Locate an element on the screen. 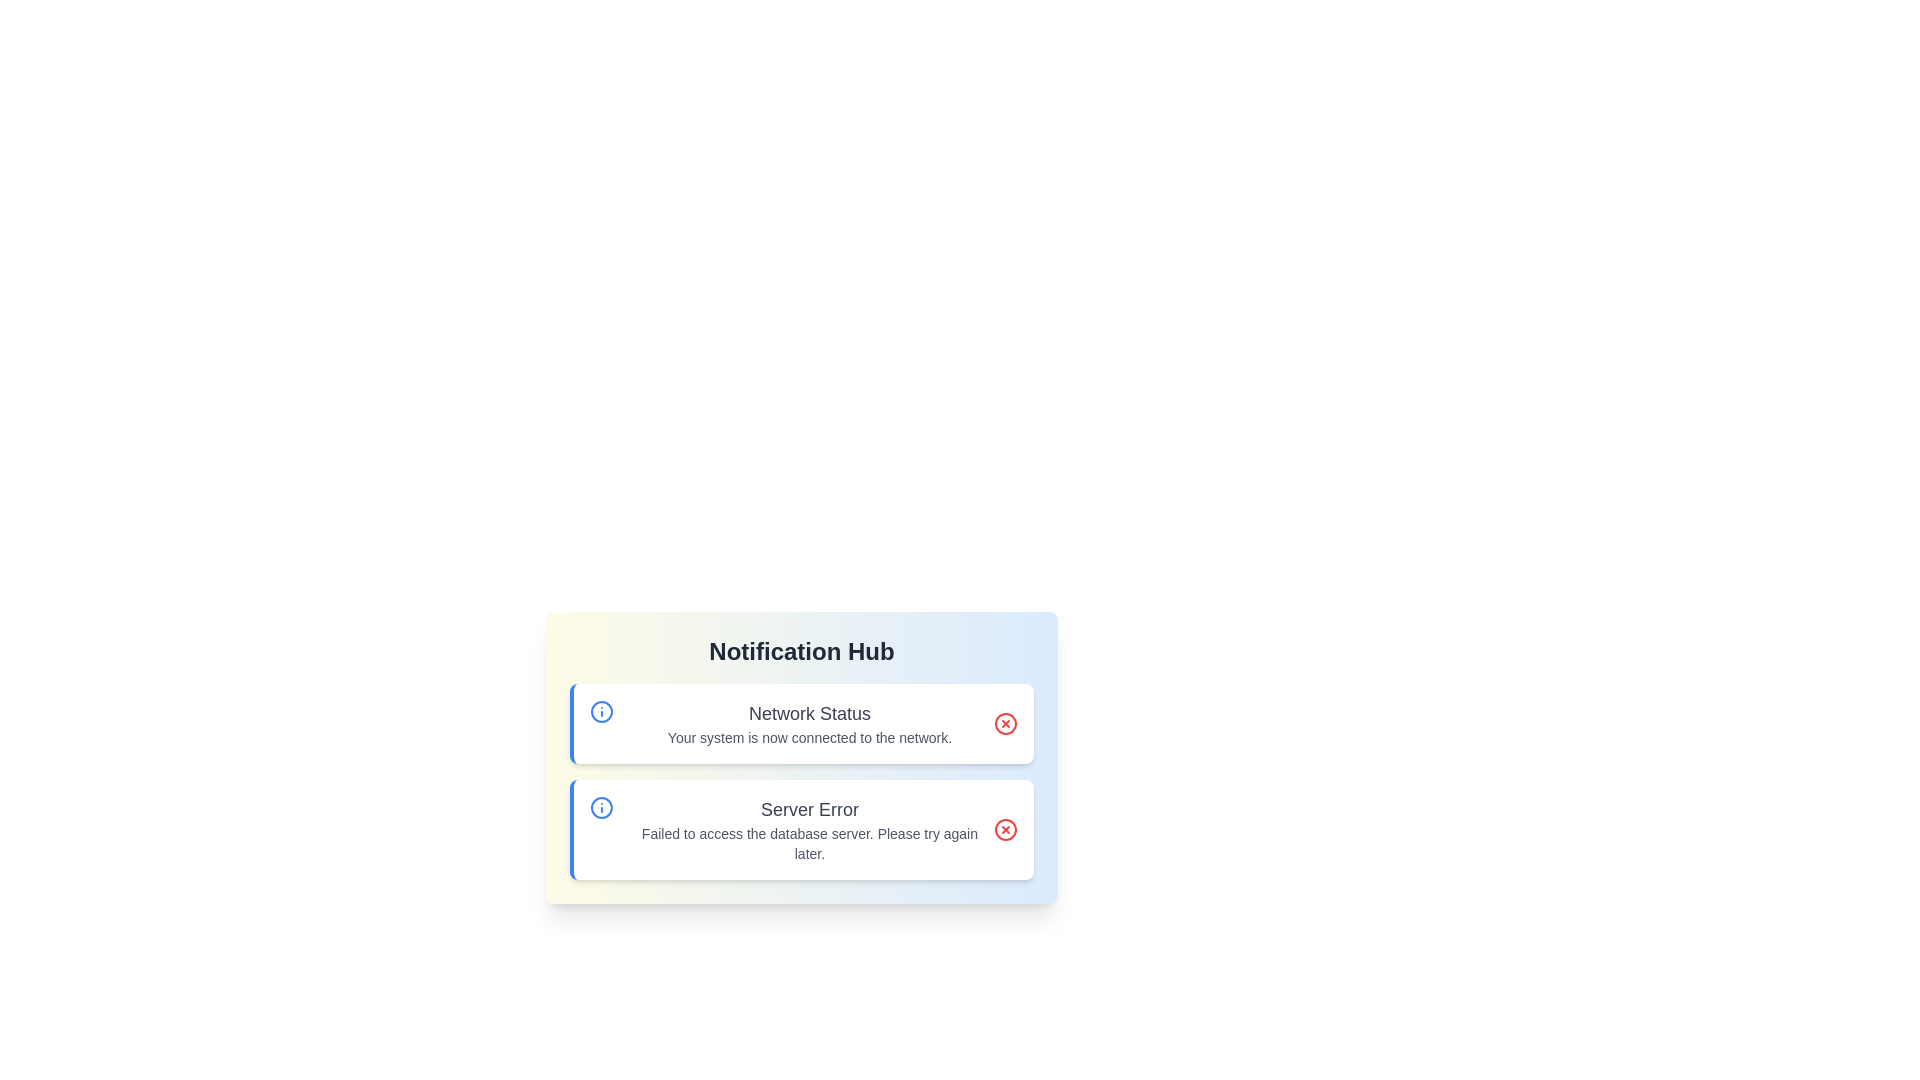 The width and height of the screenshot is (1920, 1080). the notification text titled 'Network Status' is located at coordinates (810, 724).